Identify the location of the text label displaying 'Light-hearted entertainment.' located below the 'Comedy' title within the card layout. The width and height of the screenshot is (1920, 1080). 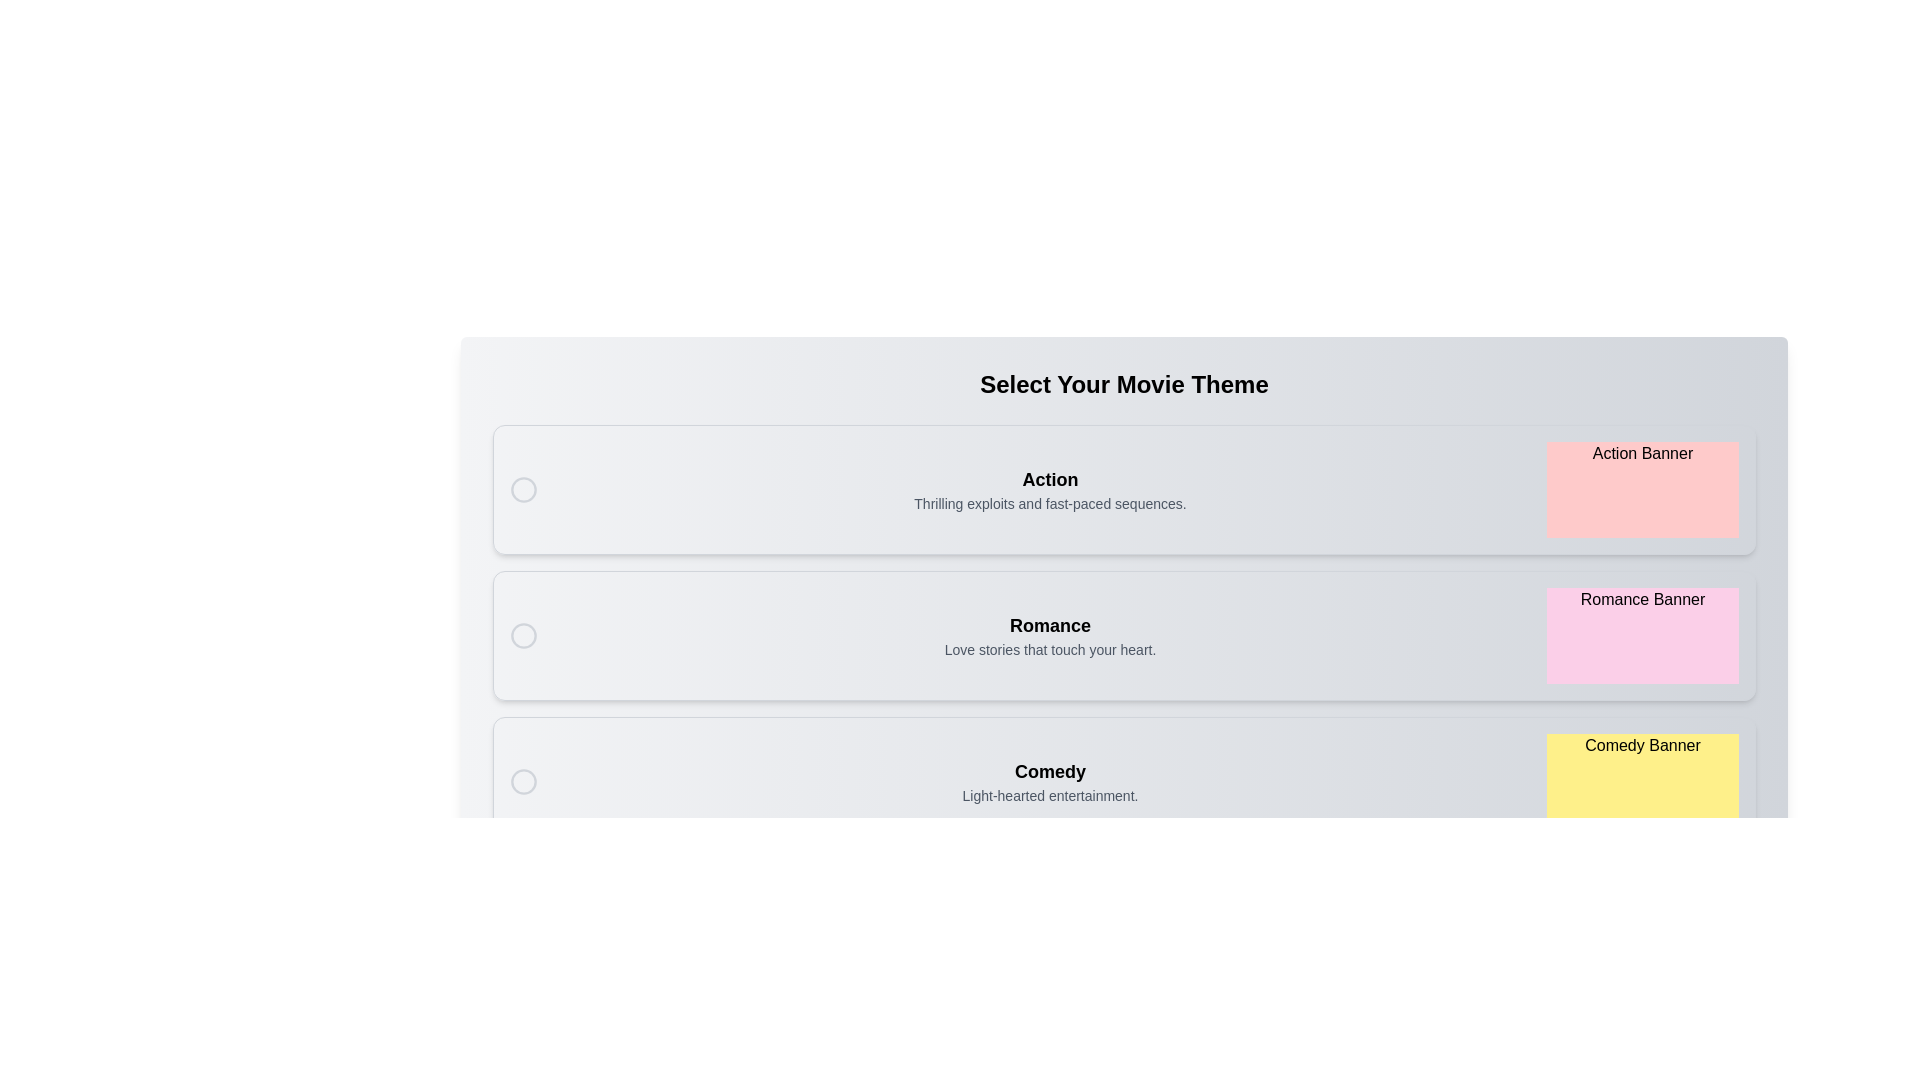
(1049, 794).